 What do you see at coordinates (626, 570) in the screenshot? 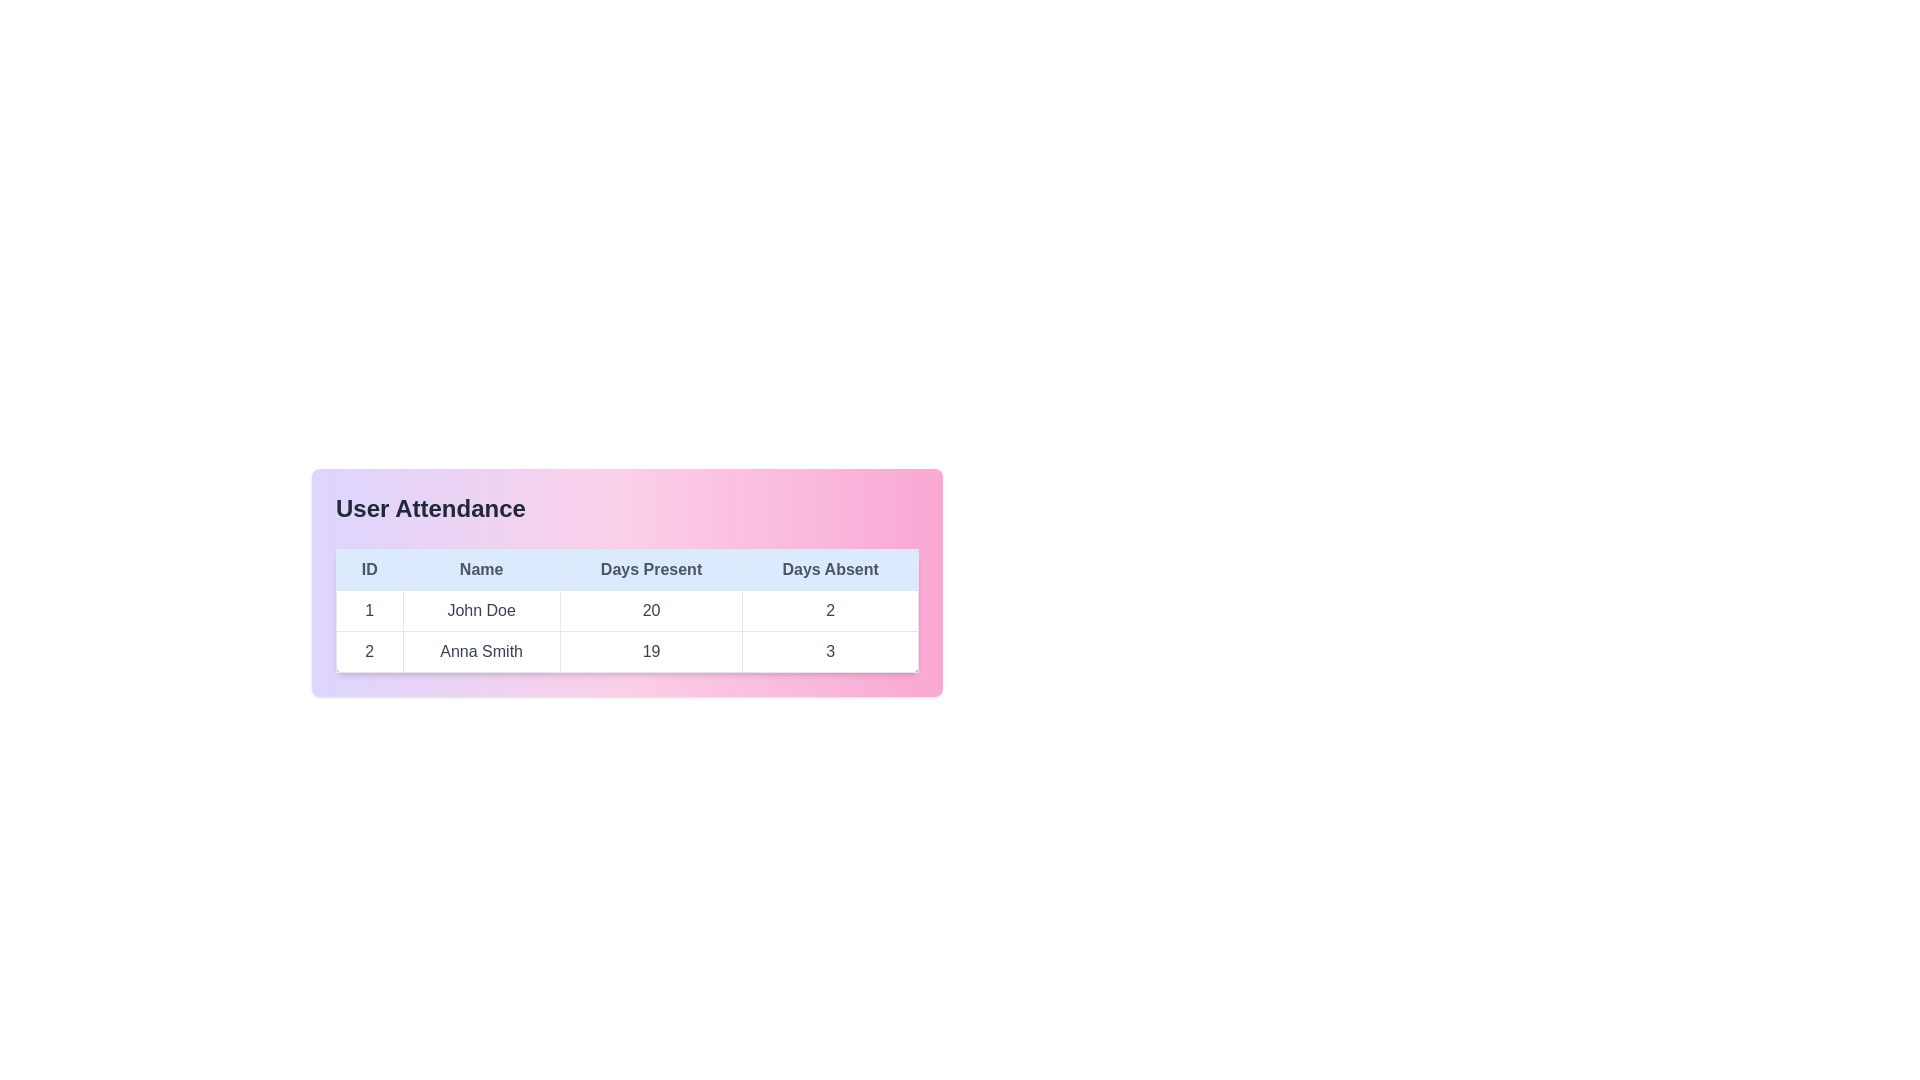
I see `the Table Header Row which provides labels for the columns including 'ID', 'Name', 'Days Present', and 'Days Absent' in the 'User Attendance' section` at bounding box center [626, 570].